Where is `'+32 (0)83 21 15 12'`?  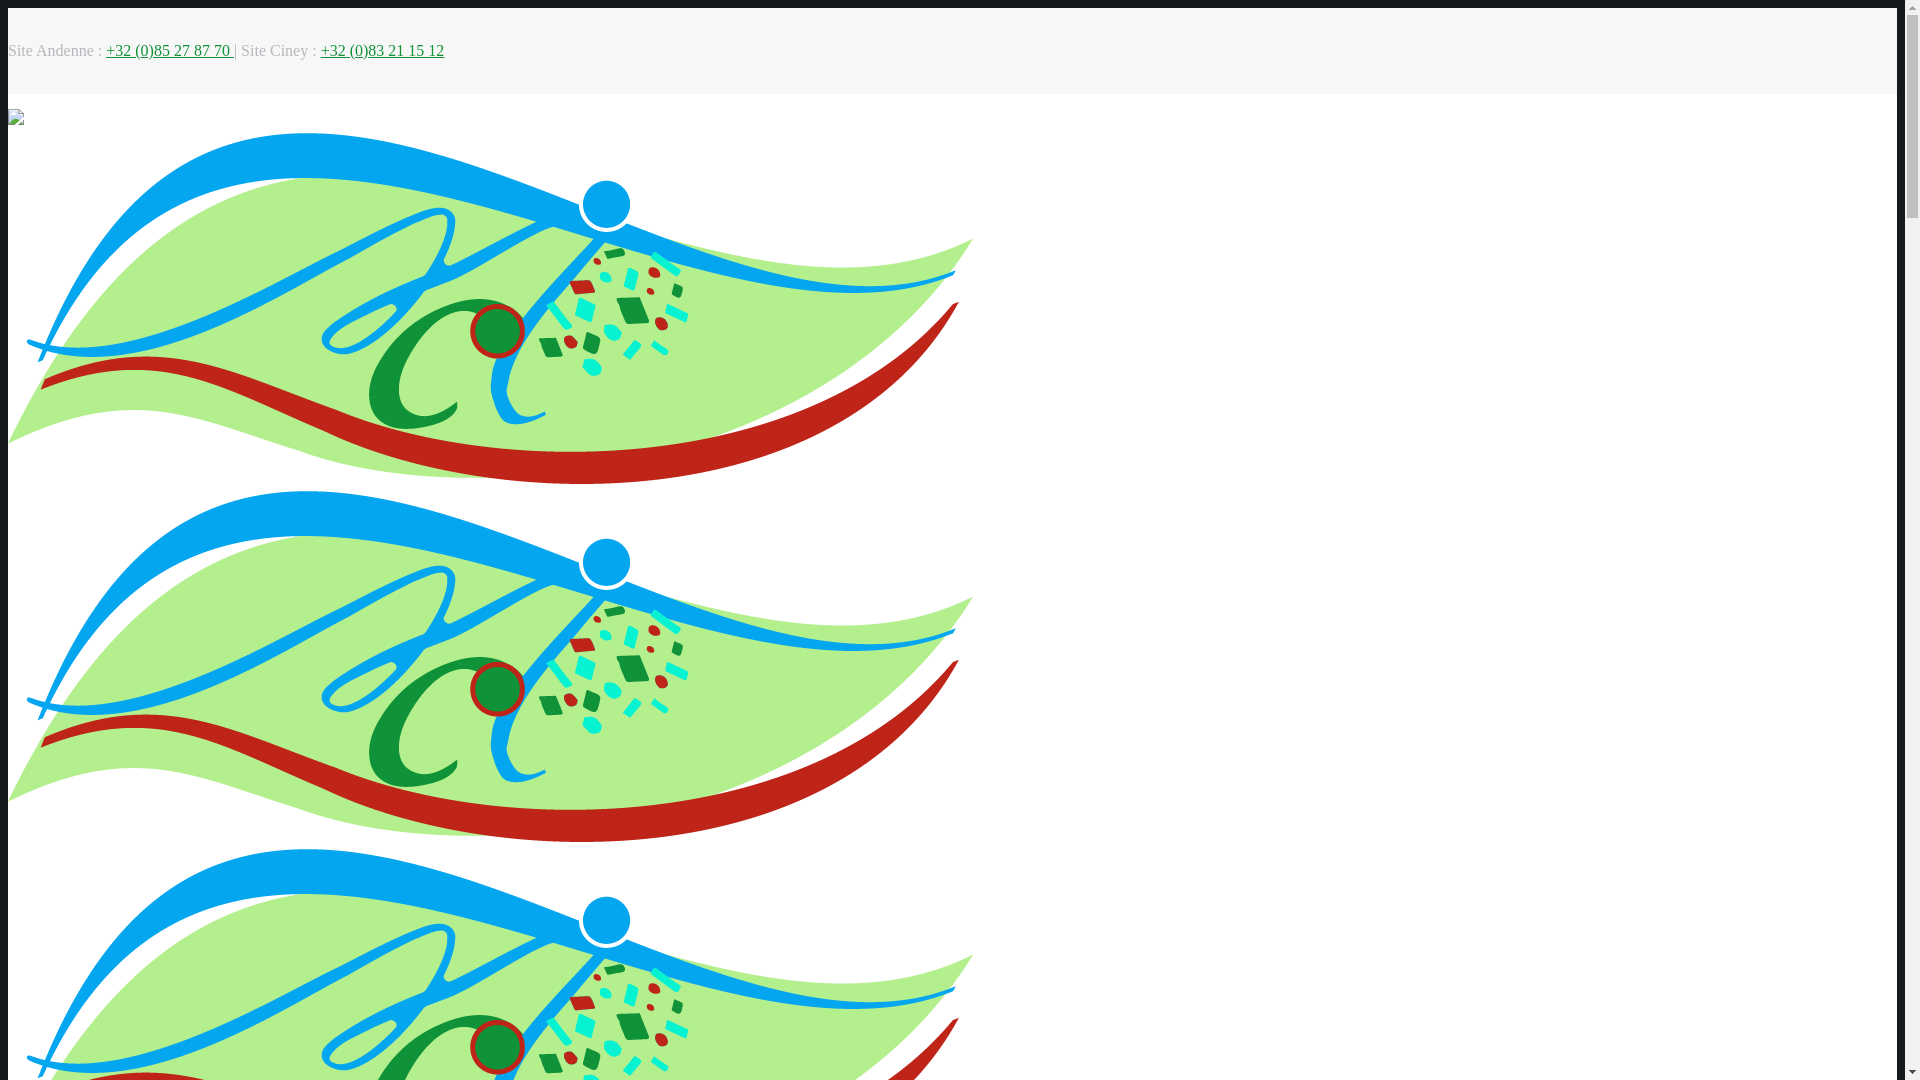 '+32 (0)83 21 15 12' is located at coordinates (321, 49).